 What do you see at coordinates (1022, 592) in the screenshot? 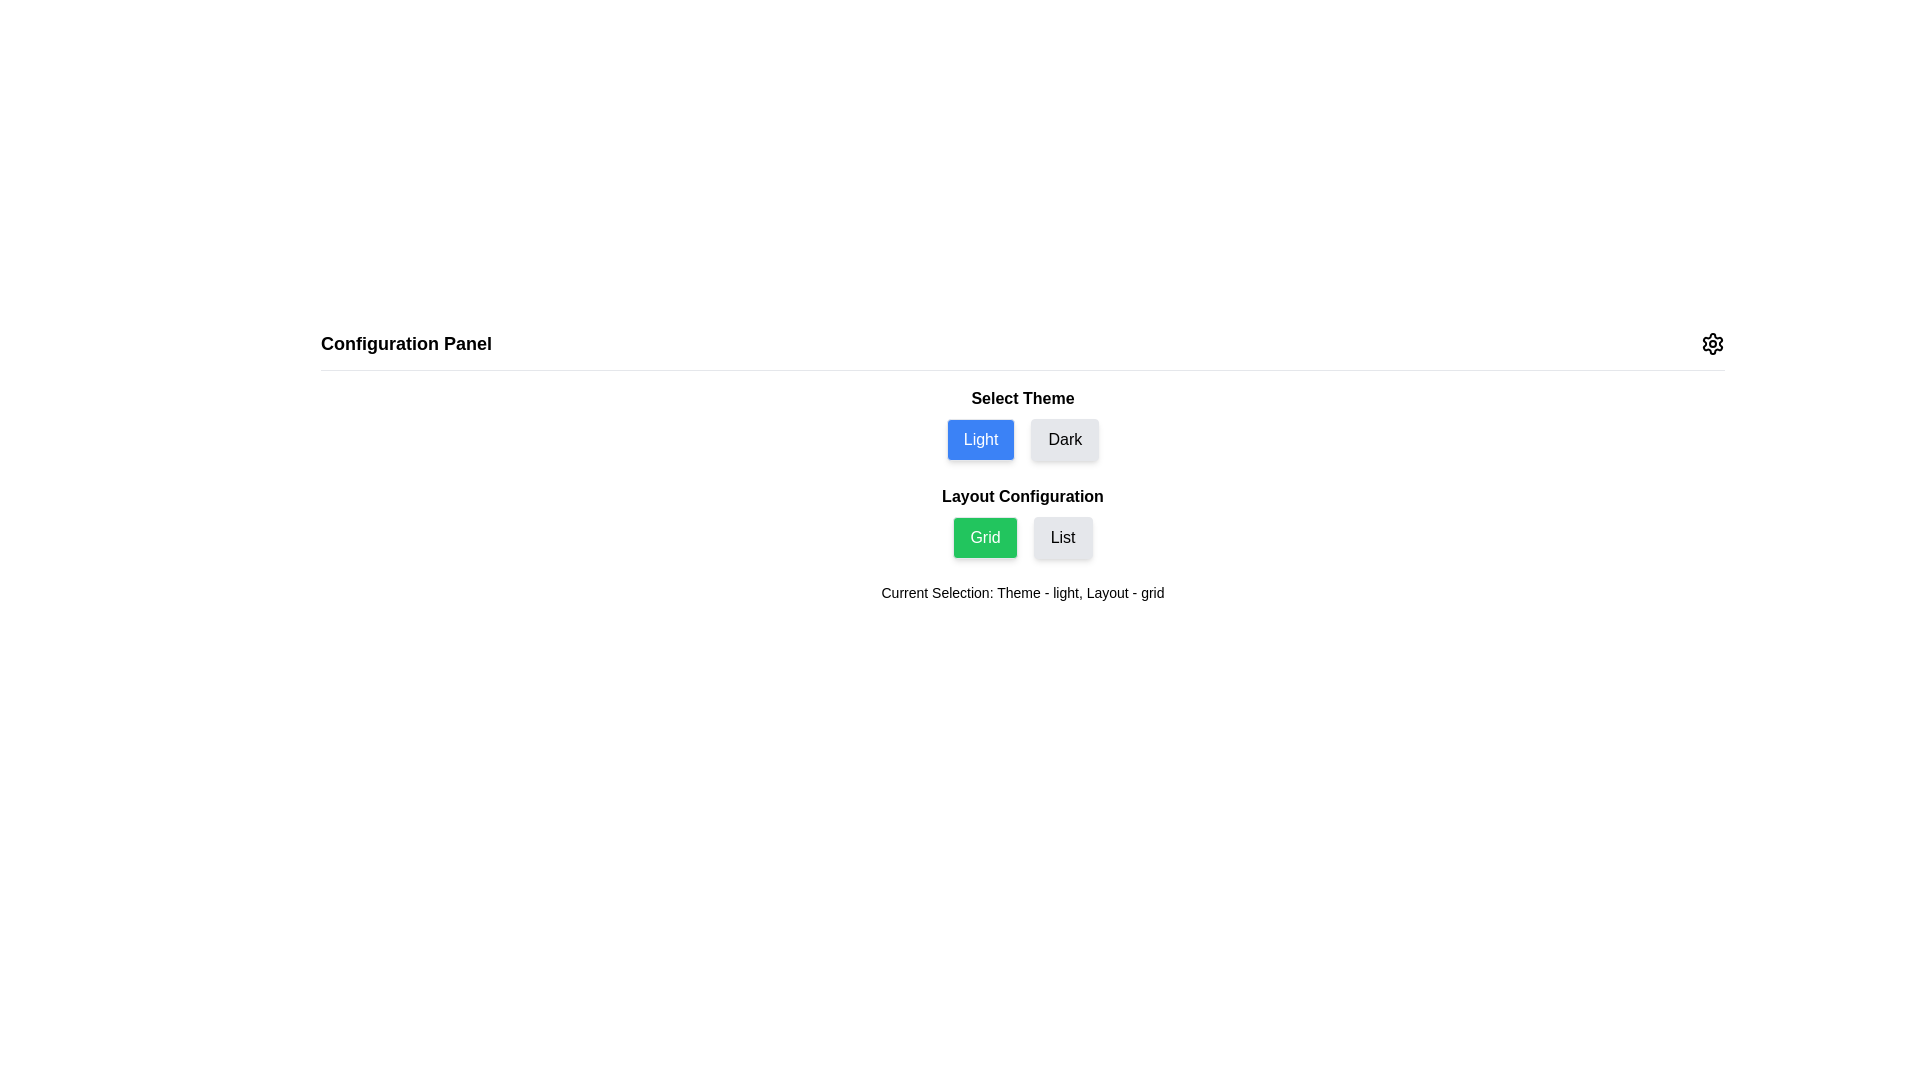
I see `the Text Display element that informs the user about the currently selected theme and layout settings, positioned centrally below the 'Layout Configuration' section` at bounding box center [1022, 592].